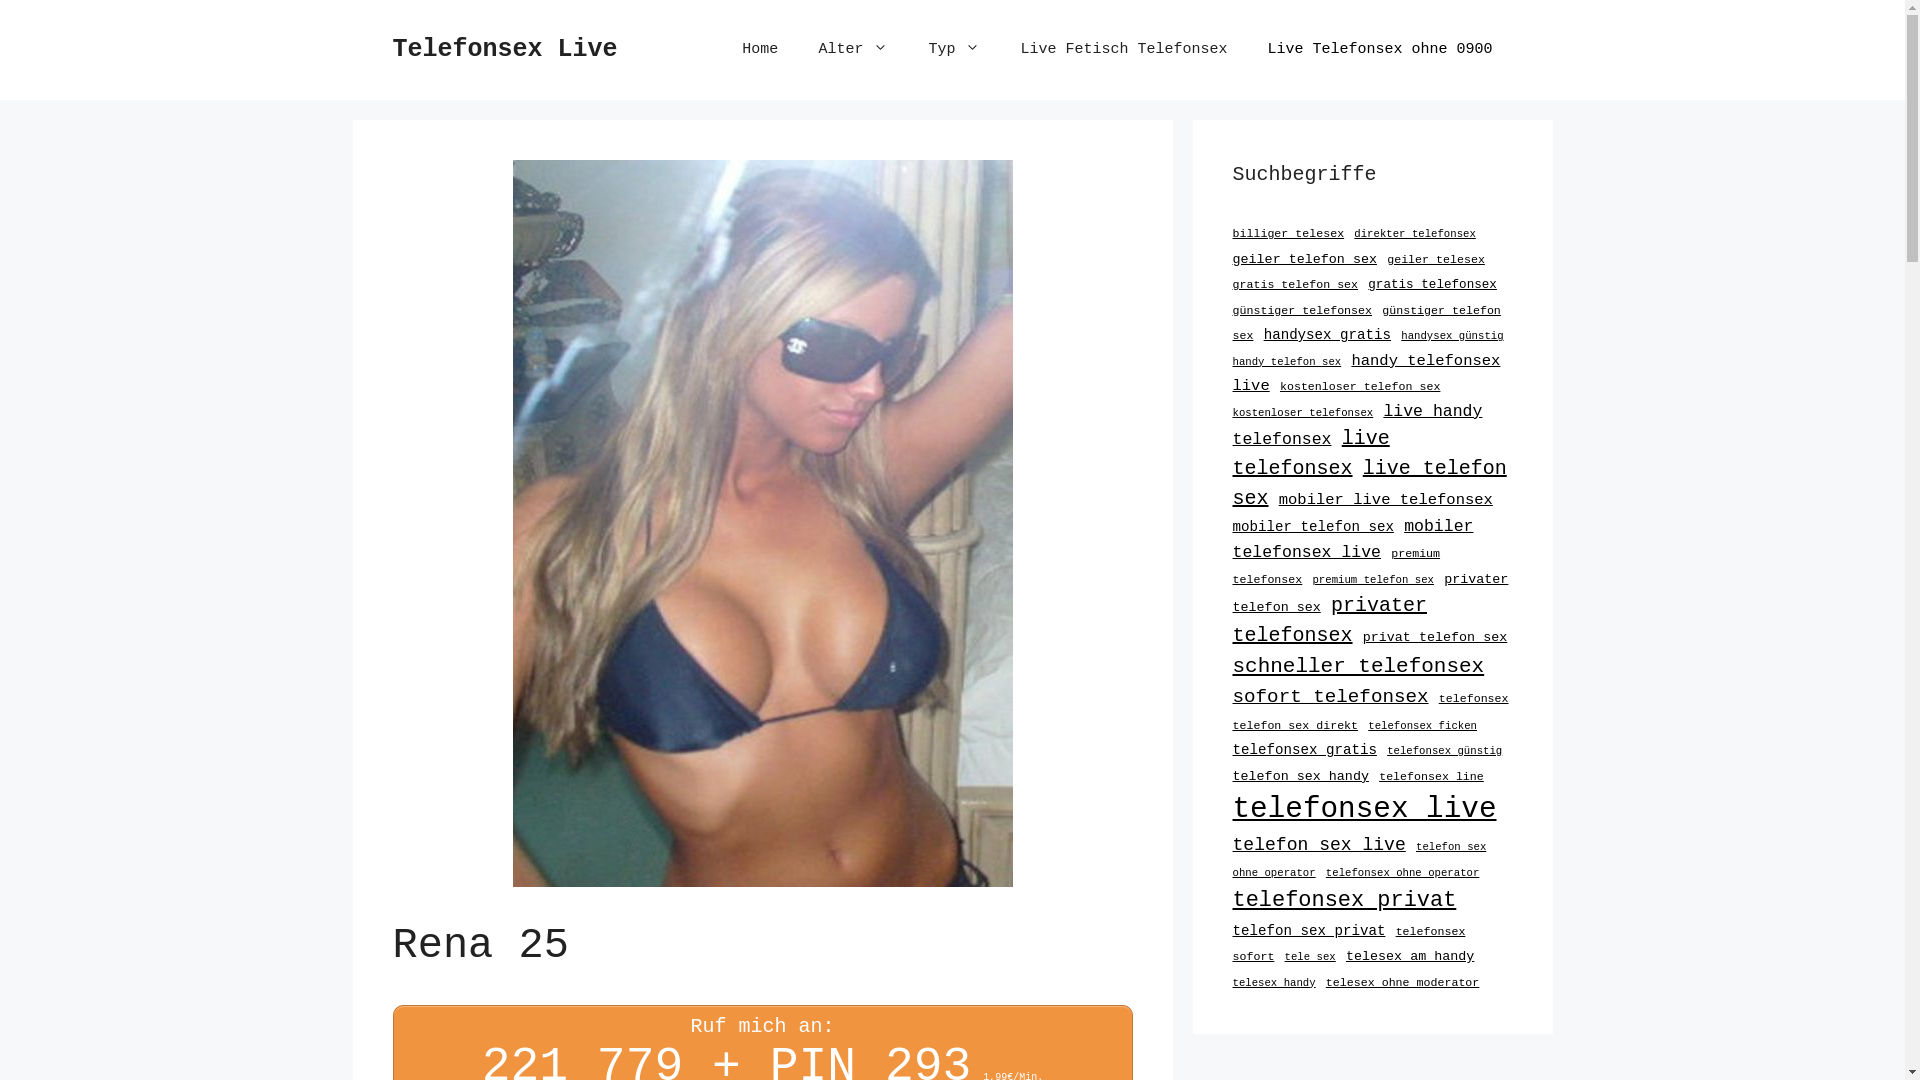 The height and width of the screenshot is (1080, 1920). I want to click on 'telefonsex ohne operator', so click(1401, 871).